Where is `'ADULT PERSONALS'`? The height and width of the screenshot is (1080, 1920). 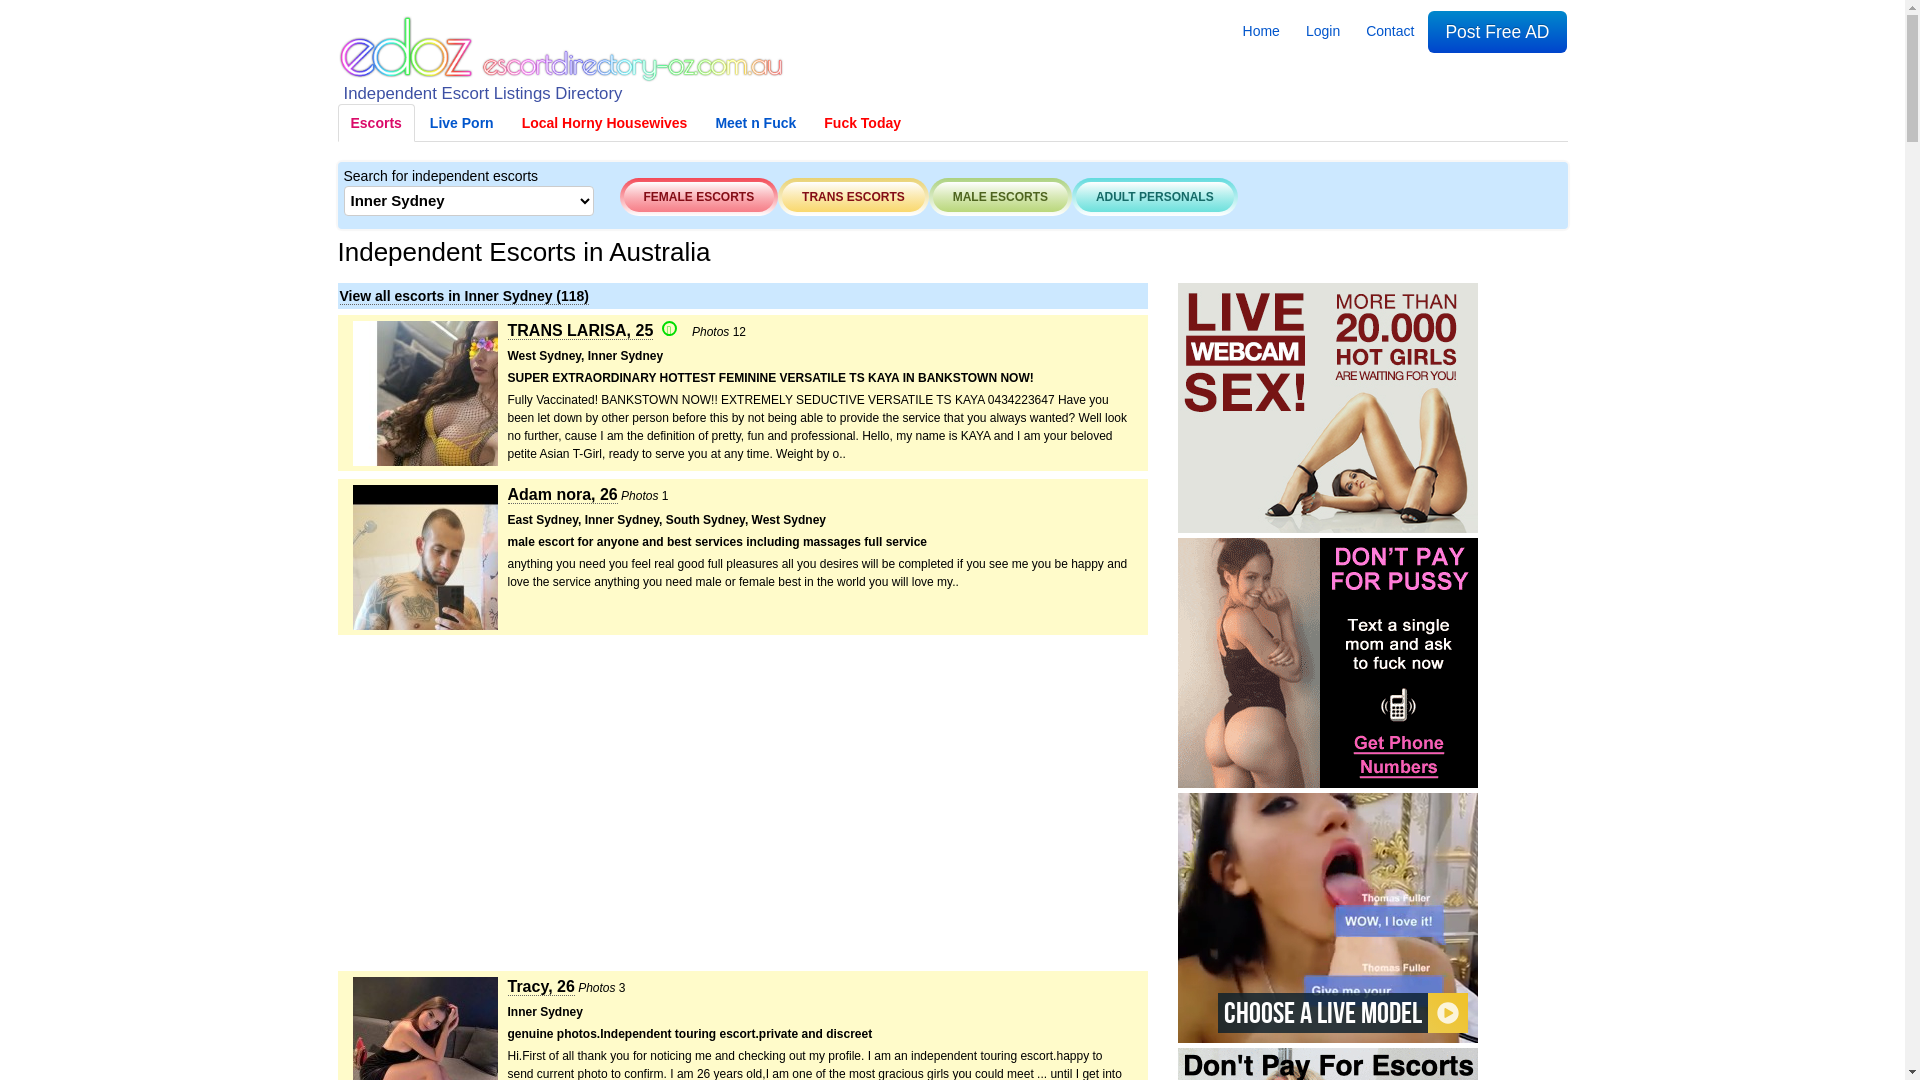
'ADULT PERSONALS' is located at coordinates (1155, 196).